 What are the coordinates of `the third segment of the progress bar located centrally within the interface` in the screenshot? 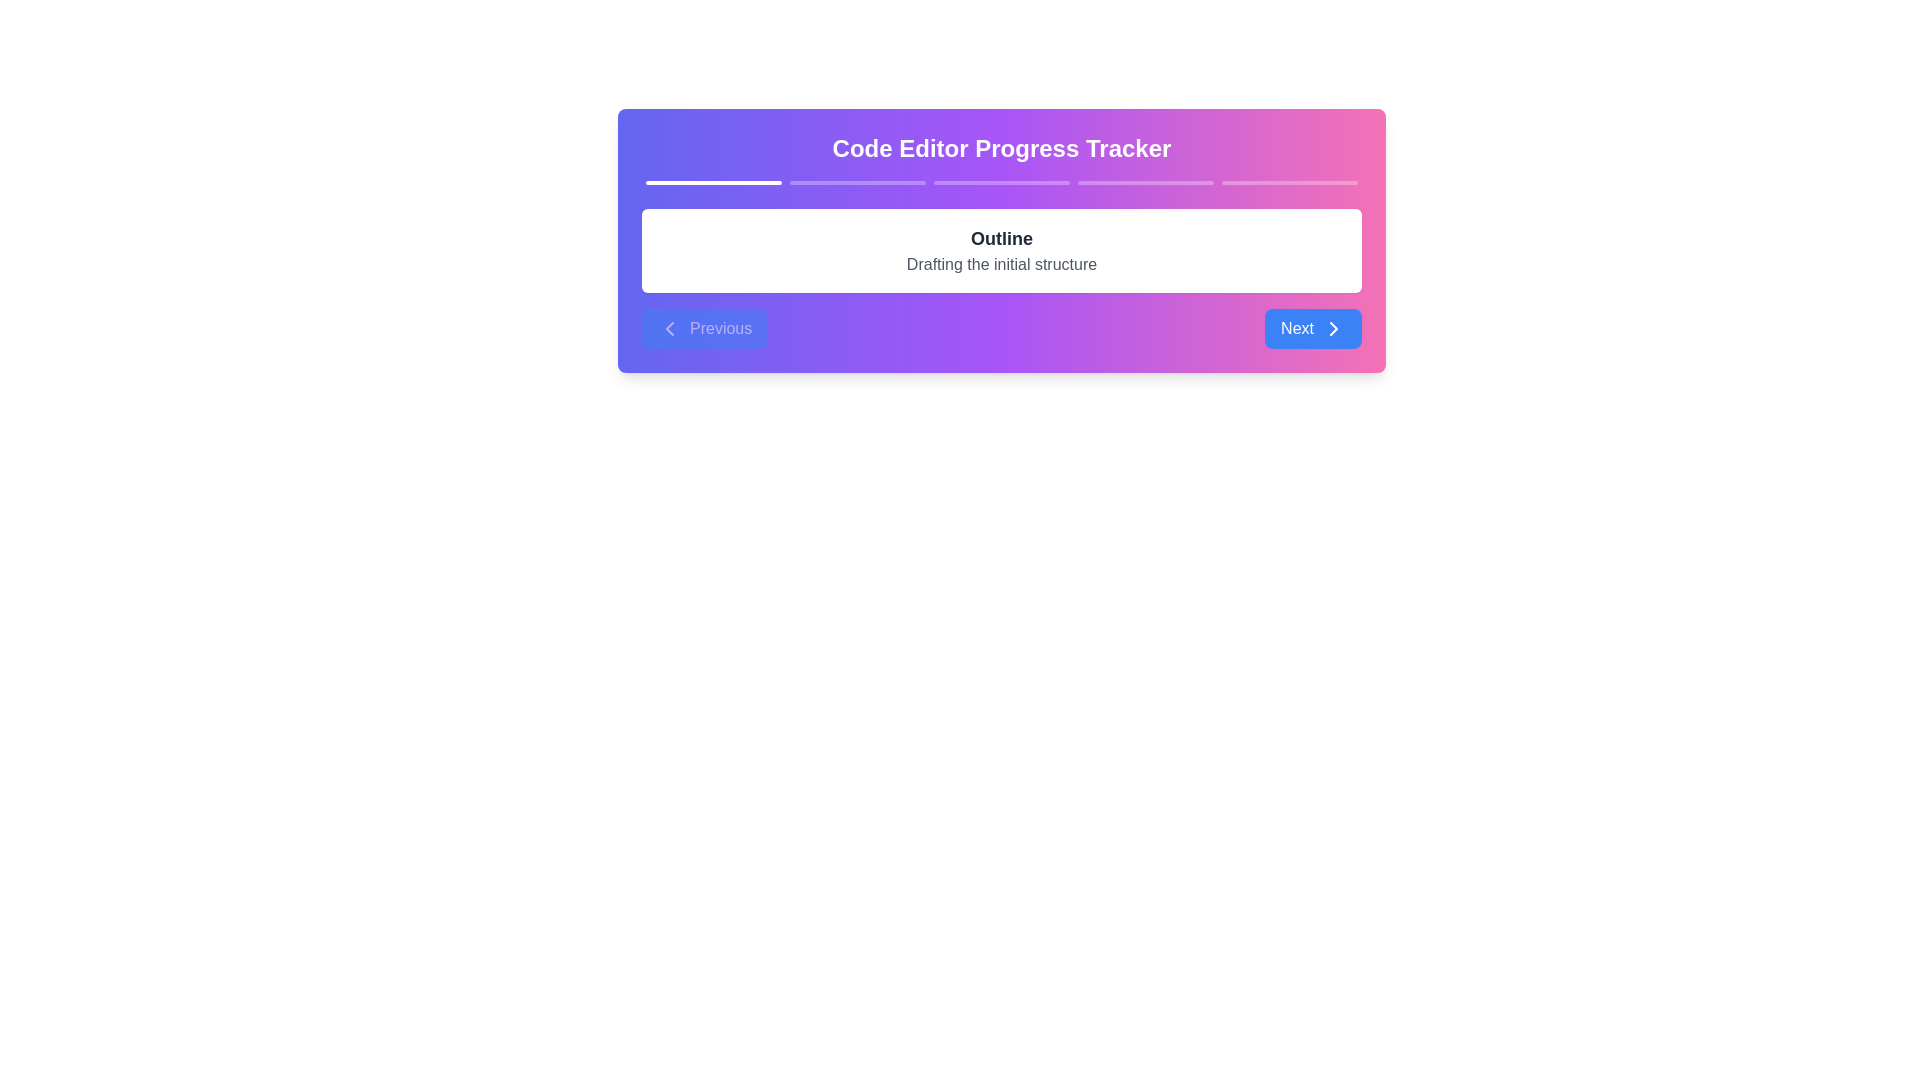 It's located at (1002, 182).